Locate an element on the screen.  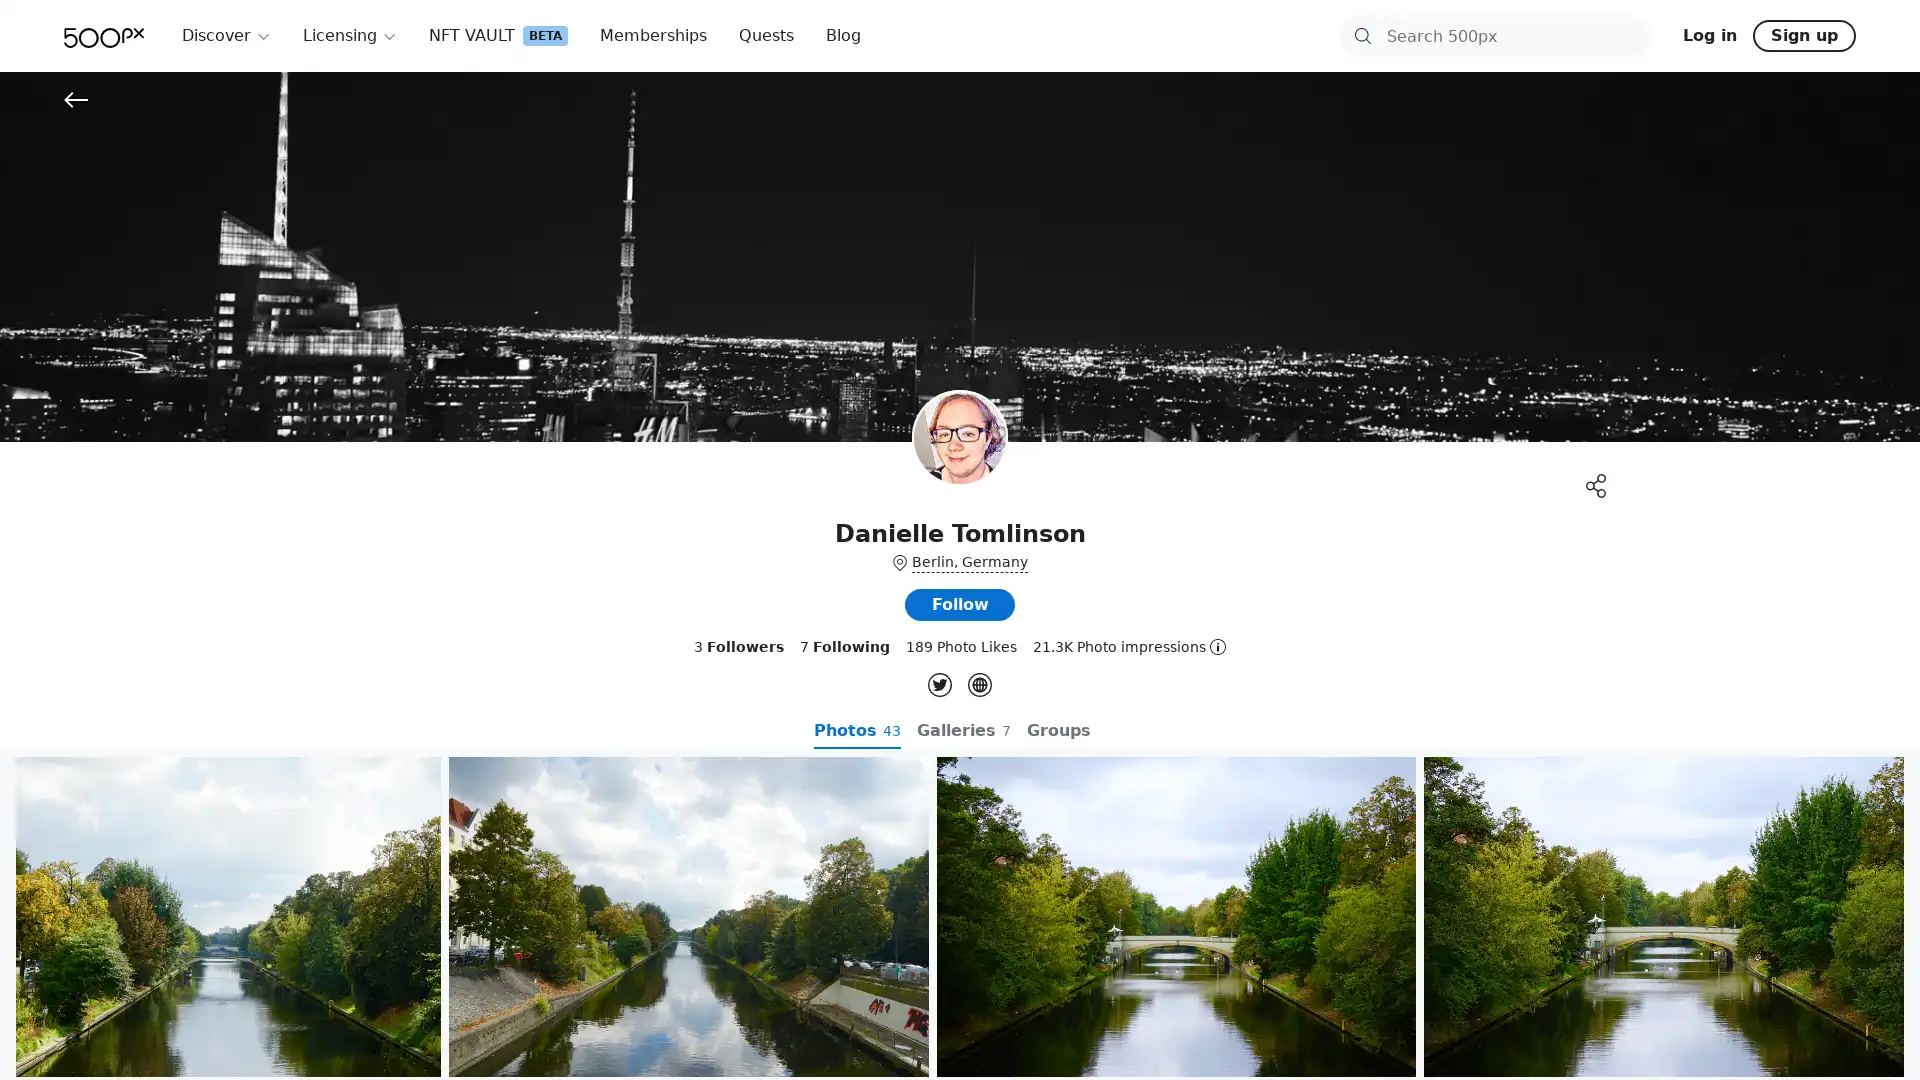
Follow is located at coordinates (960, 604).